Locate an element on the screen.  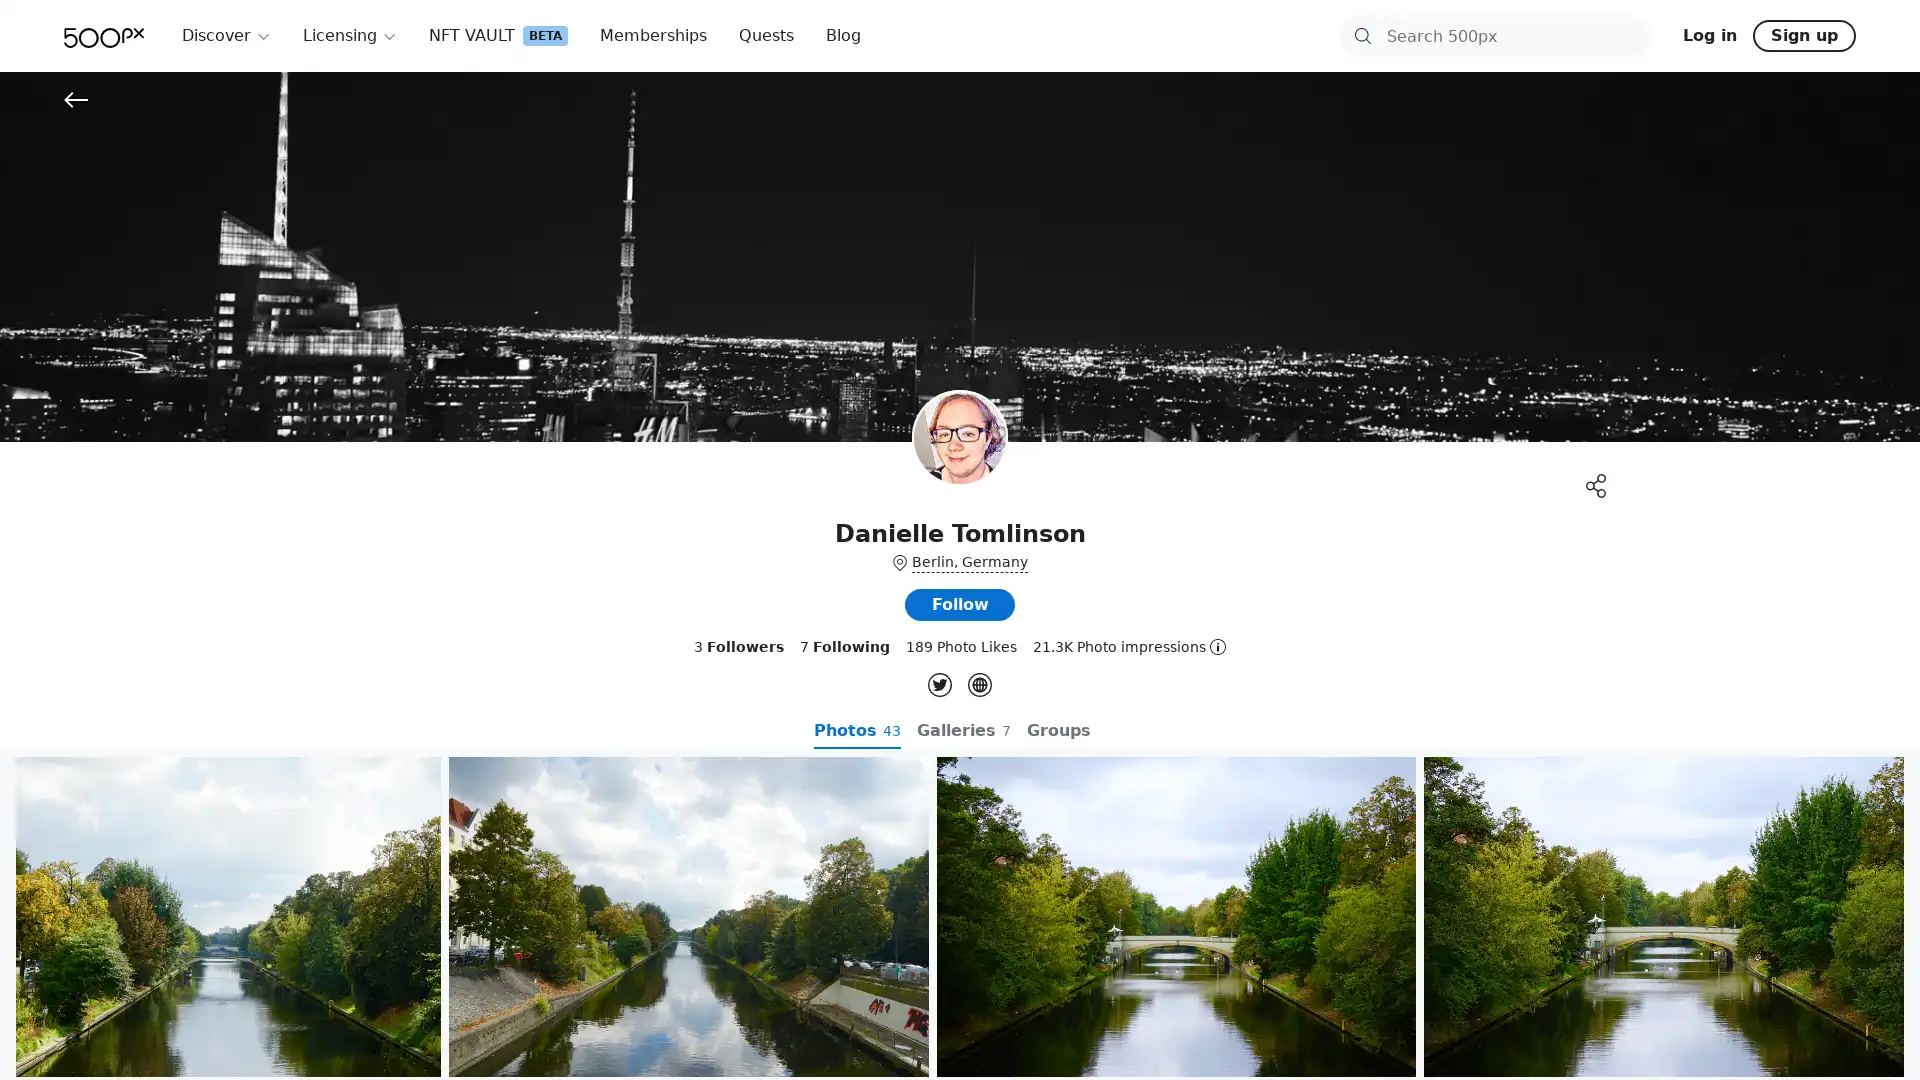
Follow is located at coordinates (960, 604).